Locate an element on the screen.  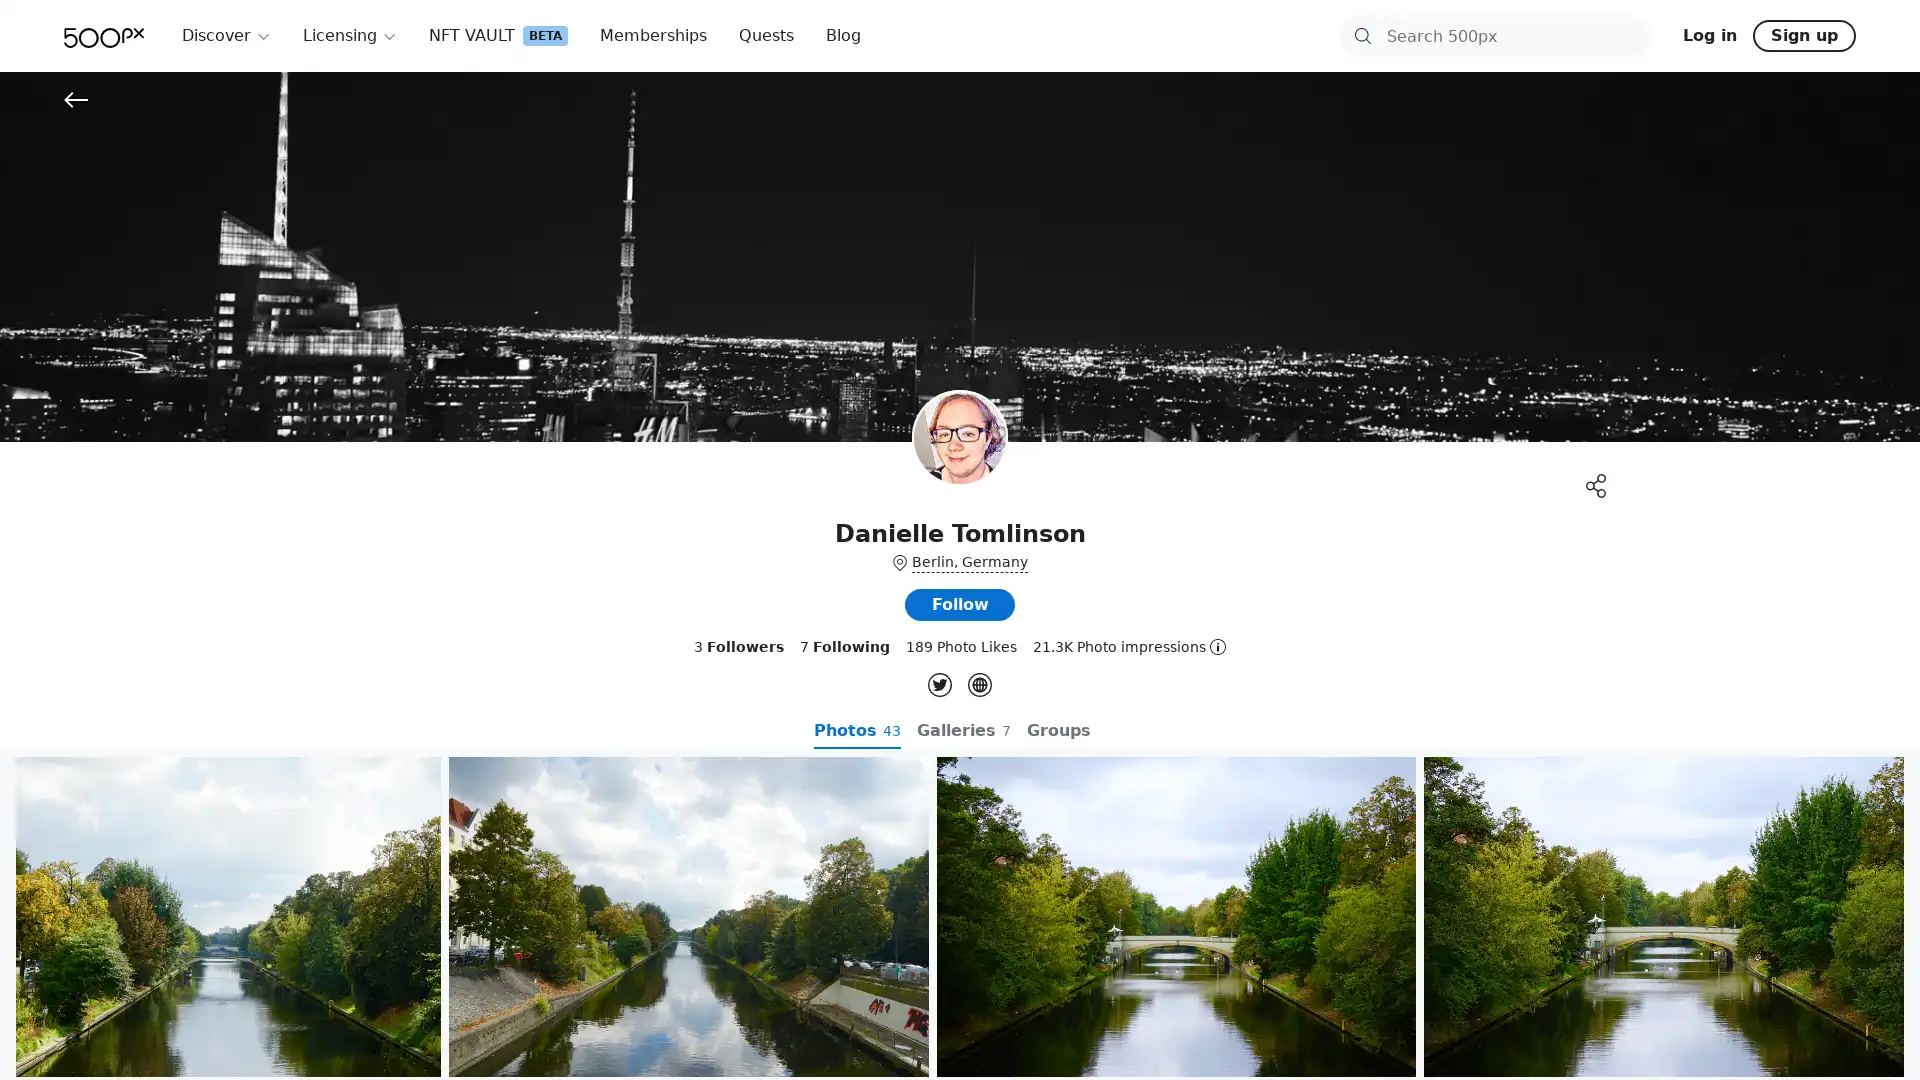
Follow is located at coordinates (960, 604).